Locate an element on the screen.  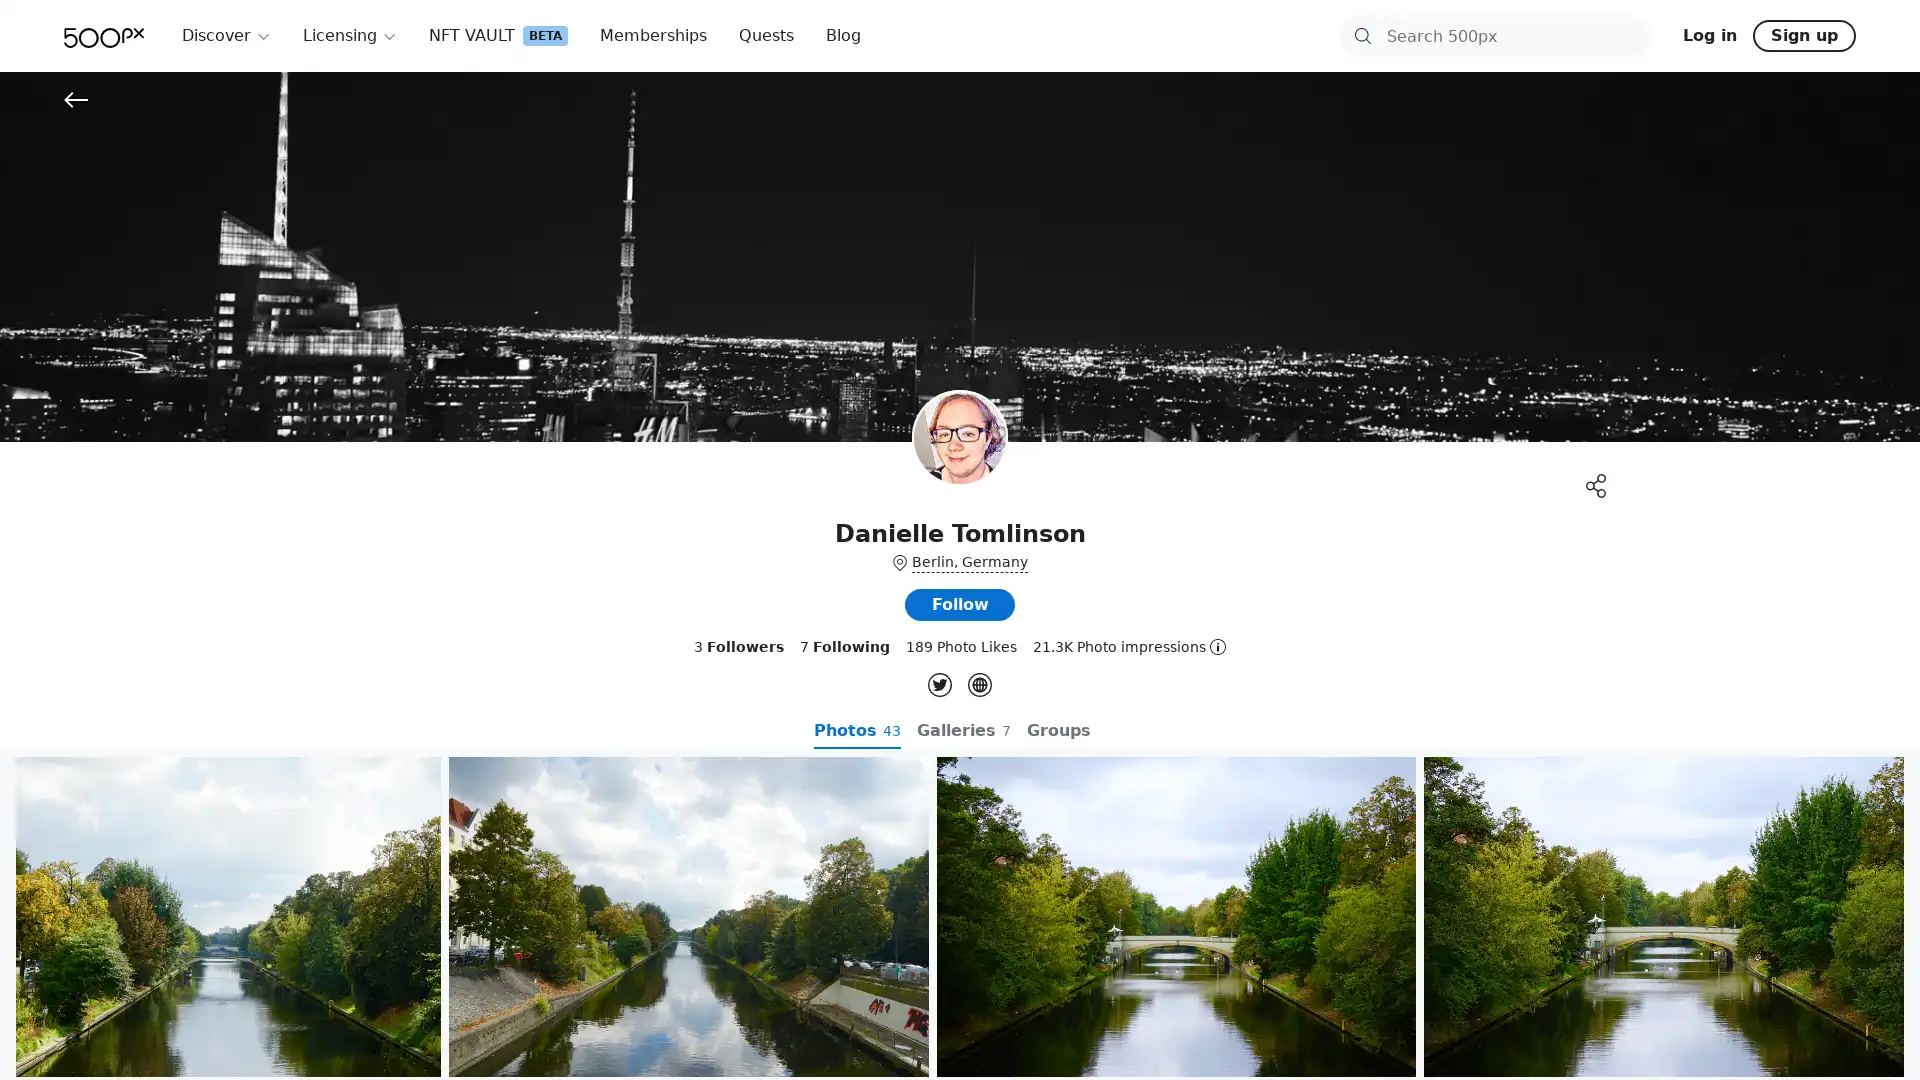
Follow is located at coordinates (960, 604).